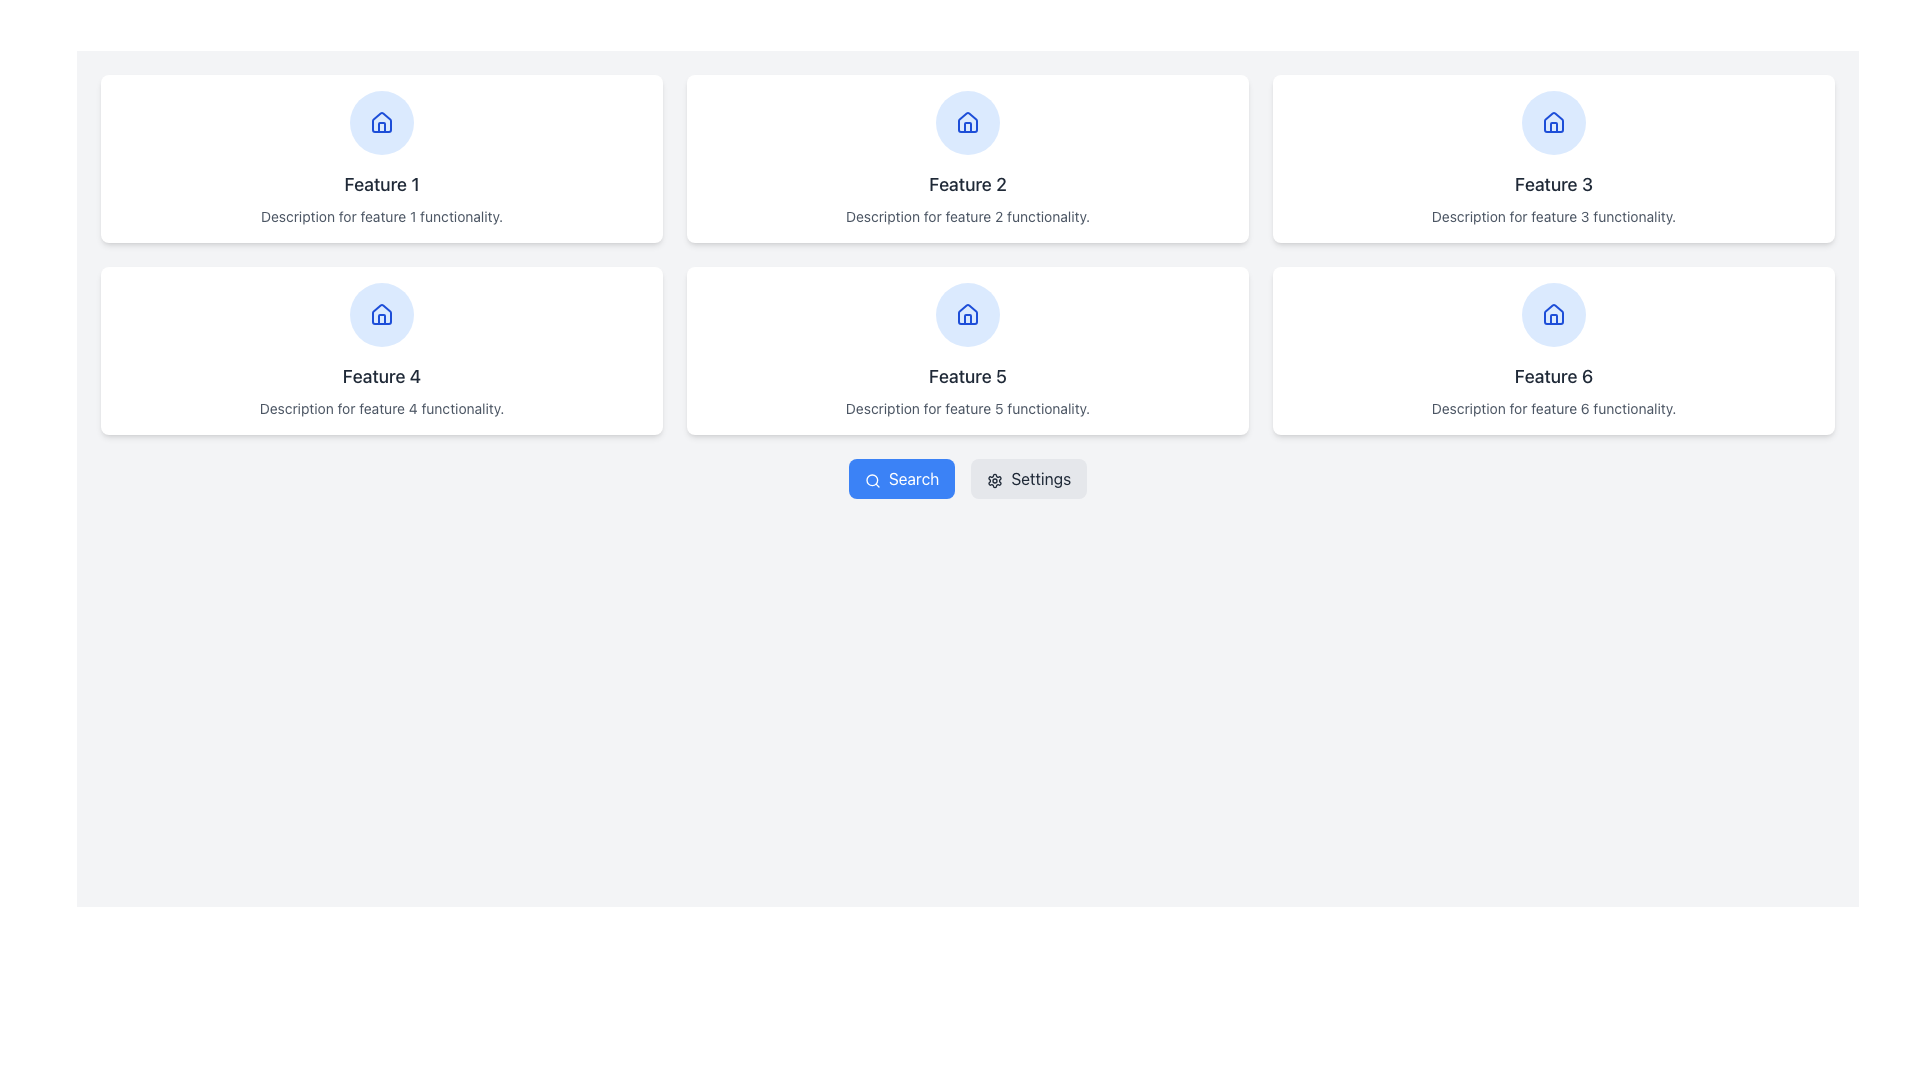  I want to click on the descriptive text label that provides additional details for 'Feature 1', located directly below the title text 'Feature 1', so click(382, 216).